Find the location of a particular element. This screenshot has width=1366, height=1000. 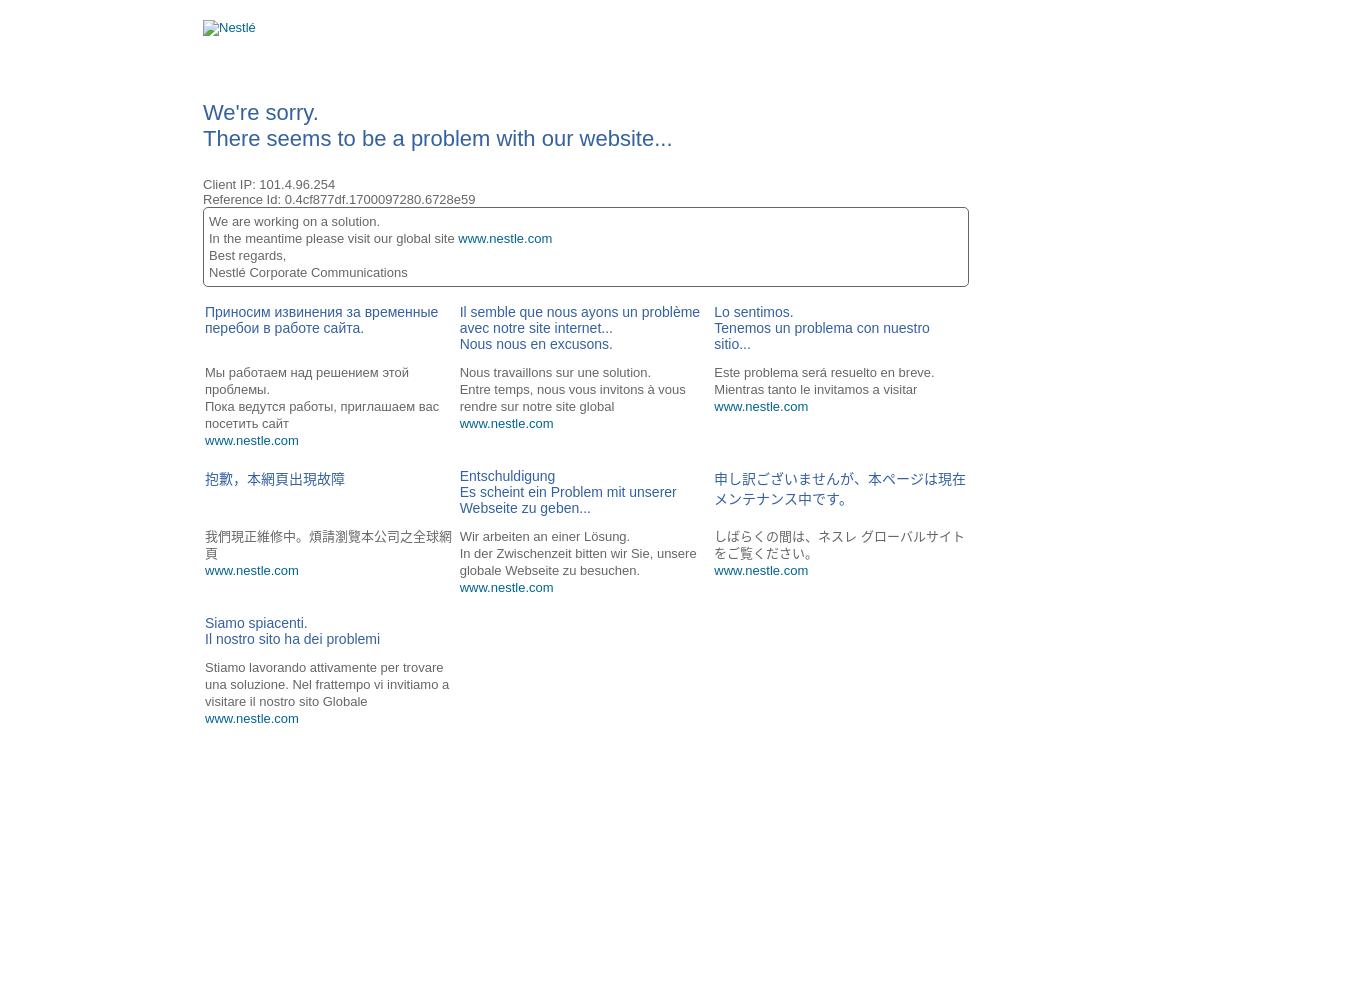

'Reference Id: 0.4cf877df.1700097280.6728e59' is located at coordinates (339, 198).